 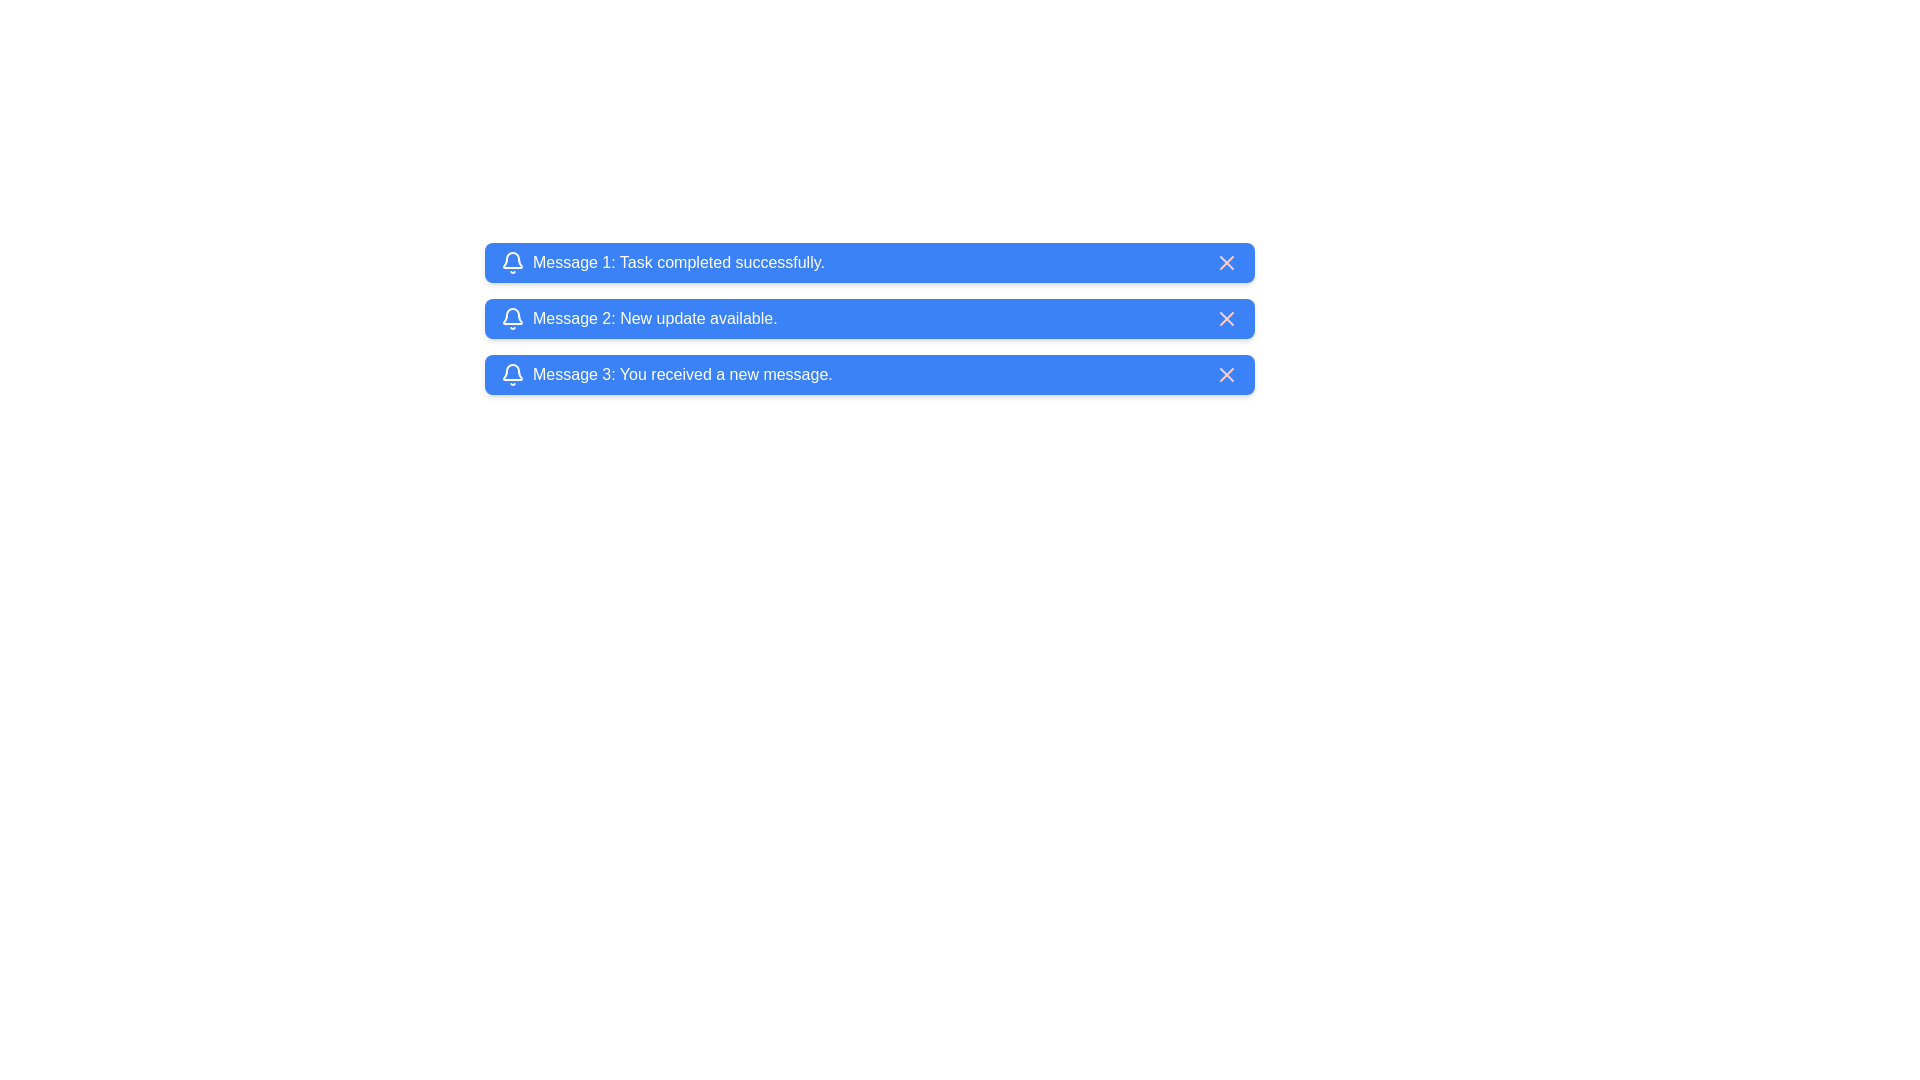 What do you see at coordinates (1226, 318) in the screenshot?
I see `the close button represented by a white diagonal cross-line (X) on the blue background of the second notification banner` at bounding box center [1226, 318].